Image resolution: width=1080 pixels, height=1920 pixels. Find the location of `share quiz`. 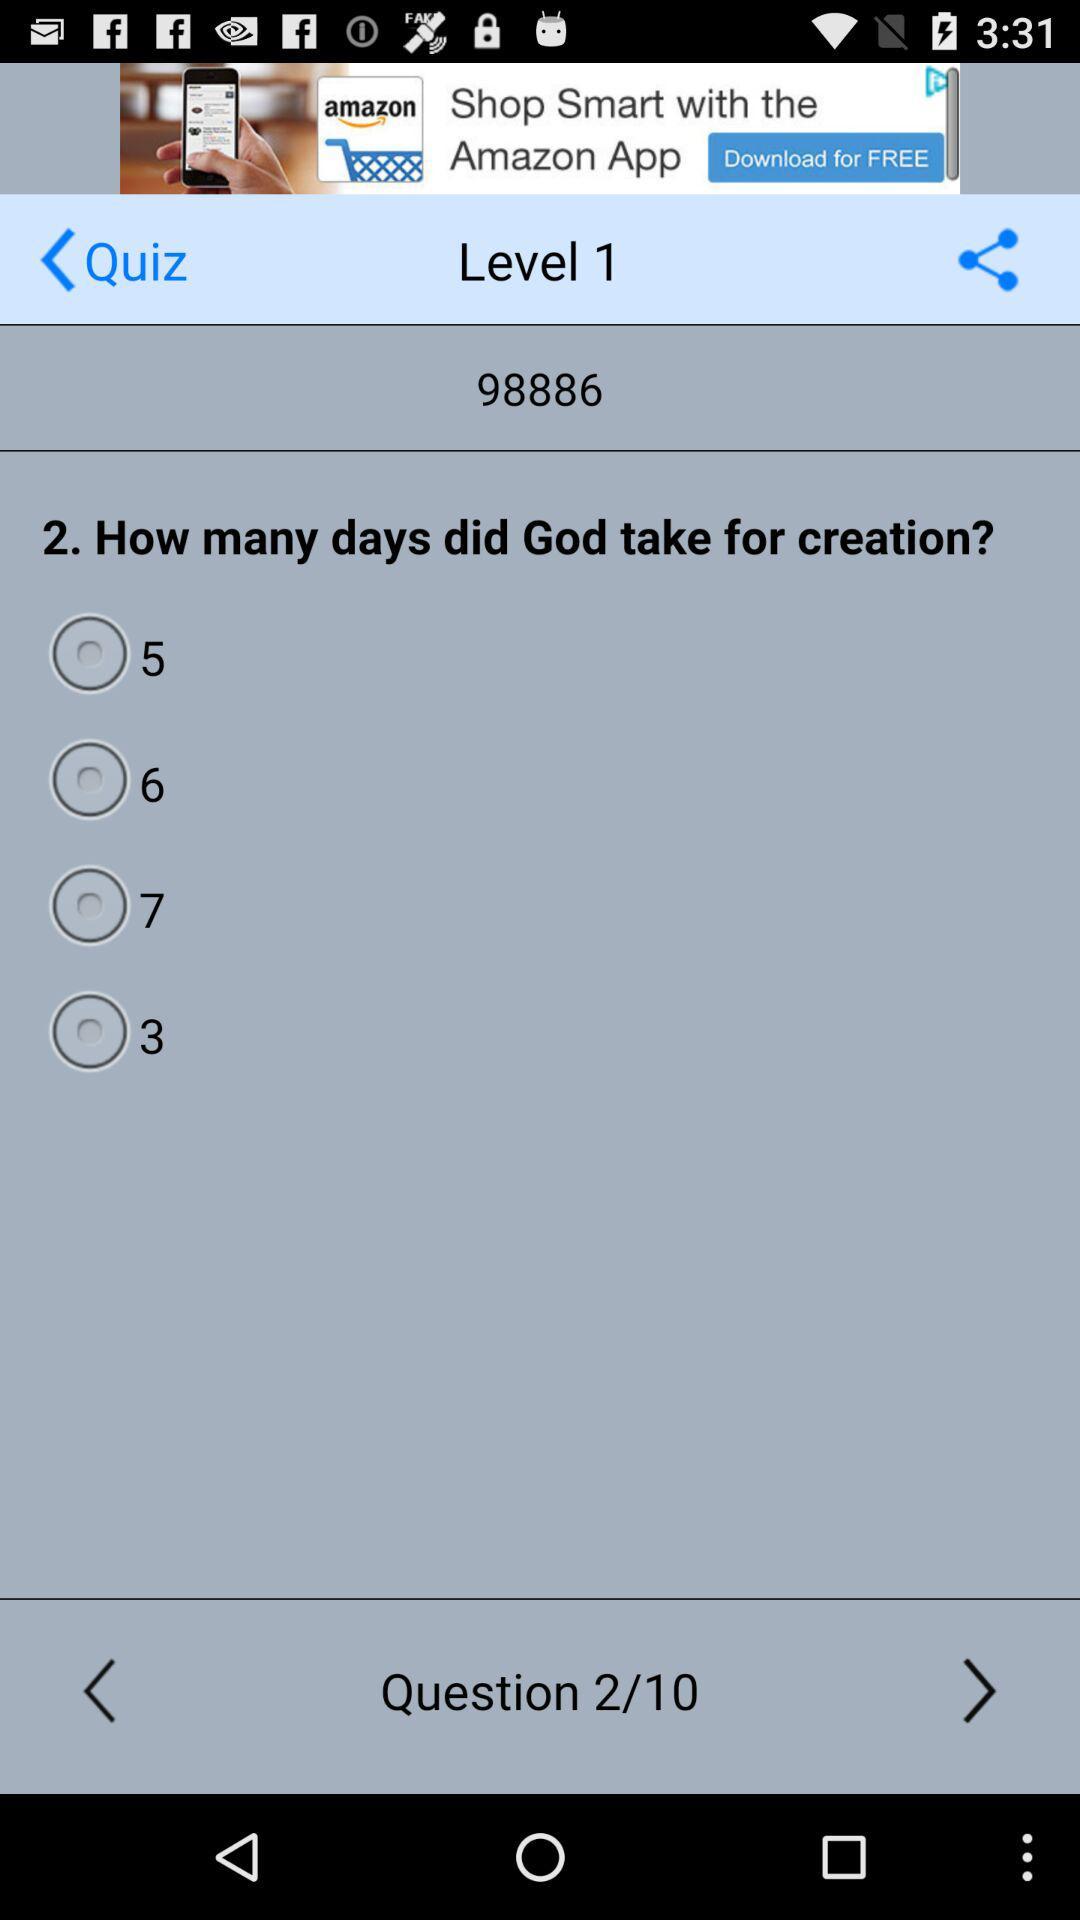

share quiz is located at coordinates (987, 258).